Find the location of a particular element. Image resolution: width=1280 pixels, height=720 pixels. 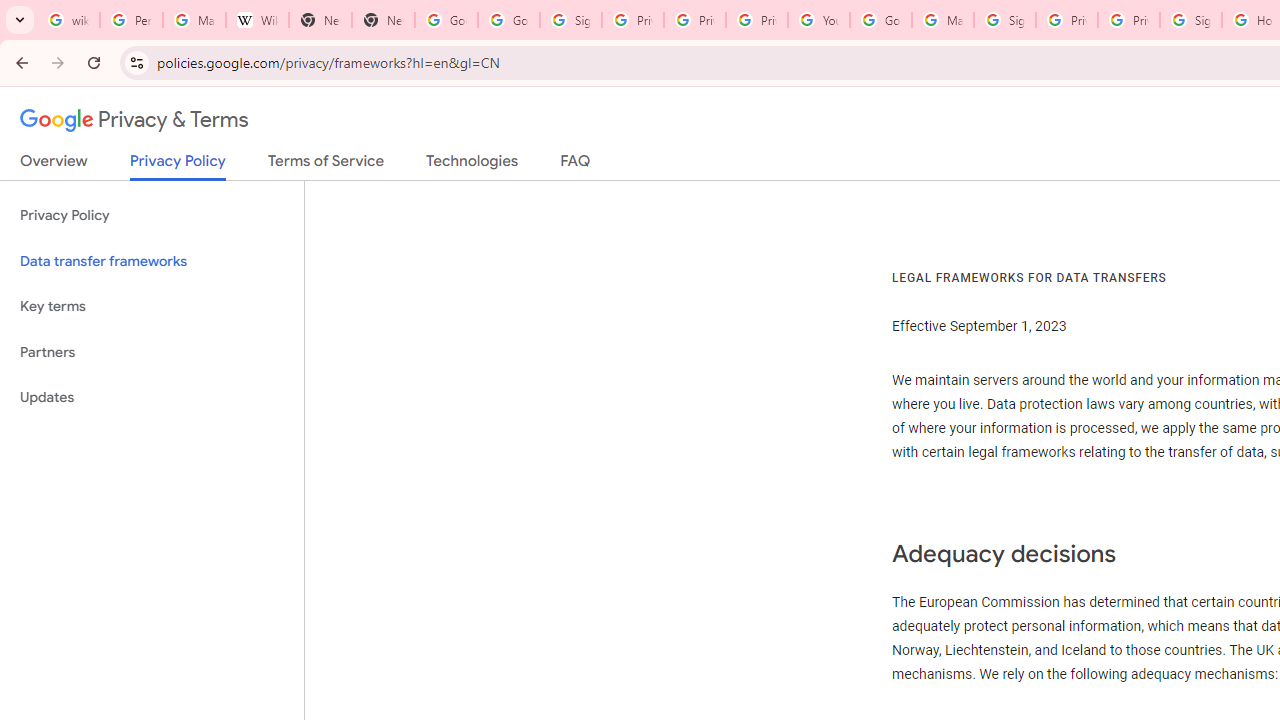

'Google Account Help' is located at coordinates (880, 20).